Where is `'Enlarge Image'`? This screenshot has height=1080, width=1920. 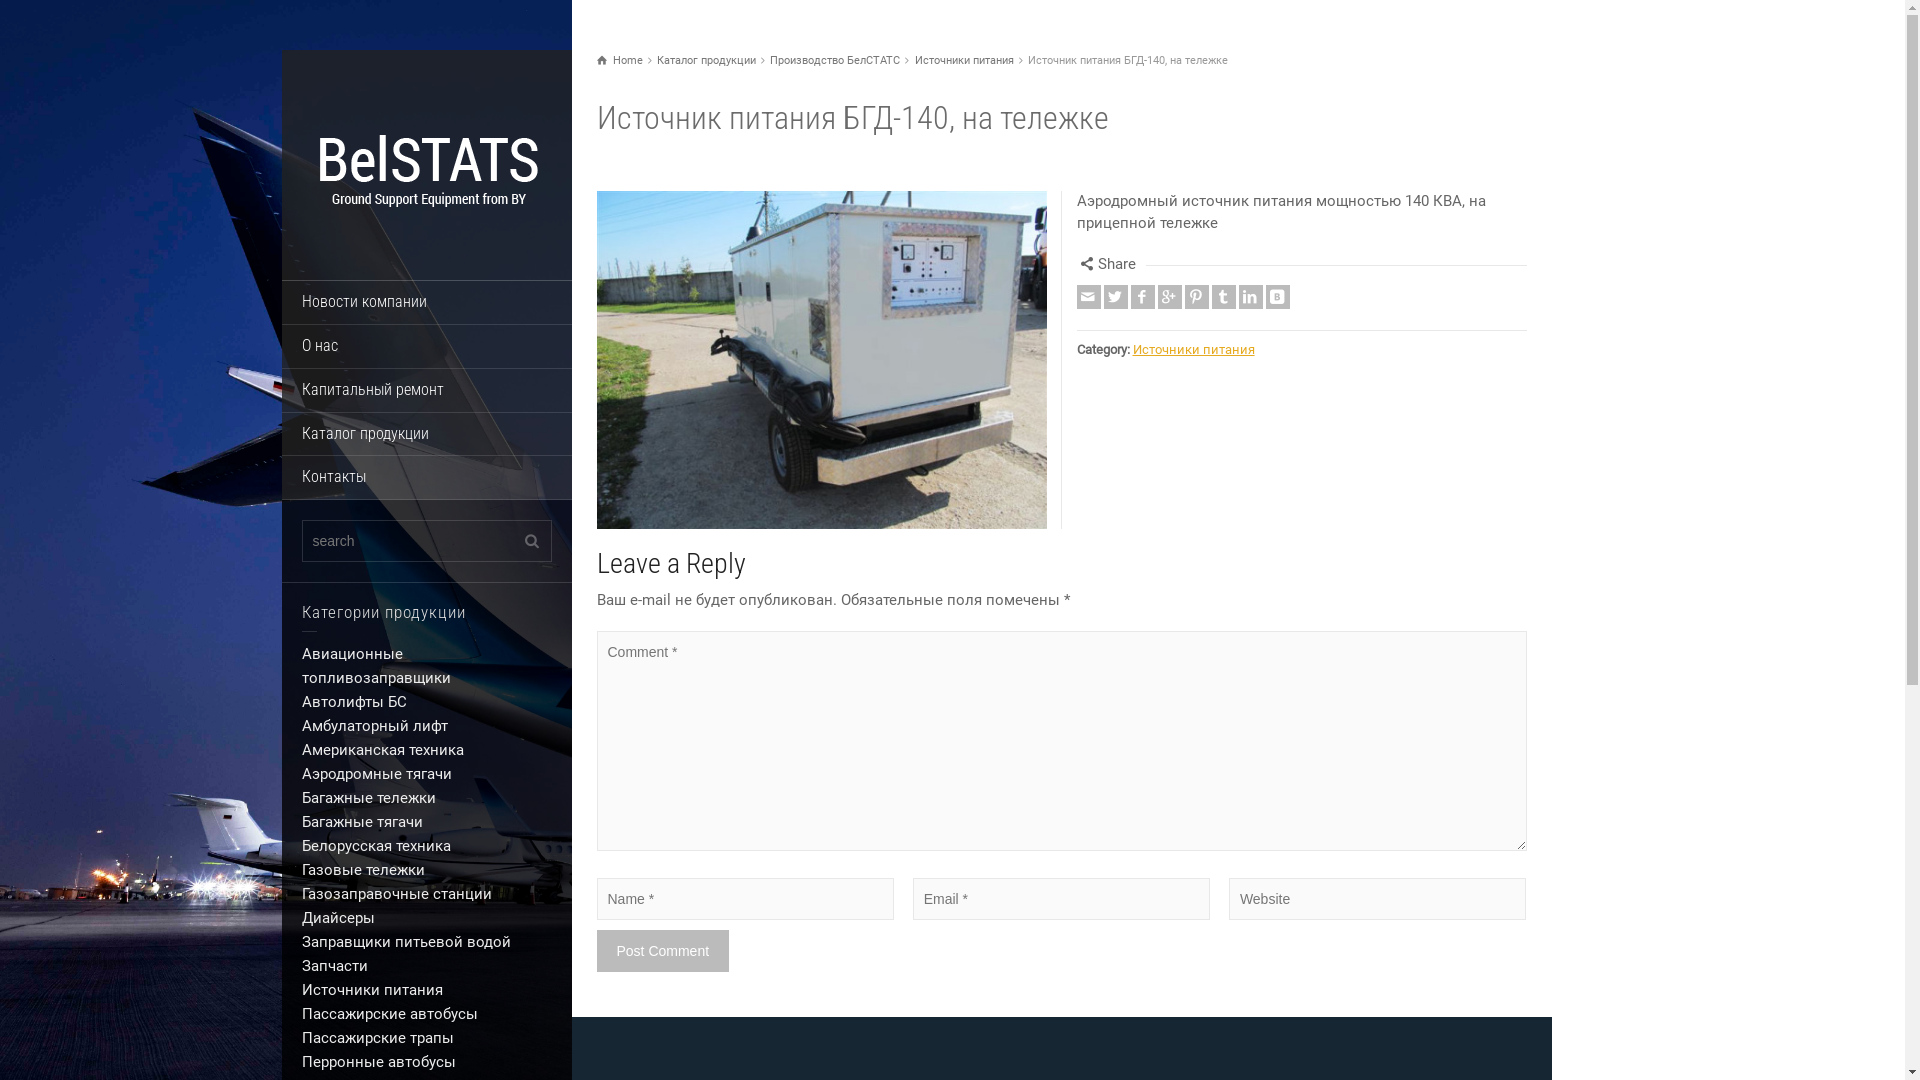
'Enlarge Image' is located at coordinates (820, 358).